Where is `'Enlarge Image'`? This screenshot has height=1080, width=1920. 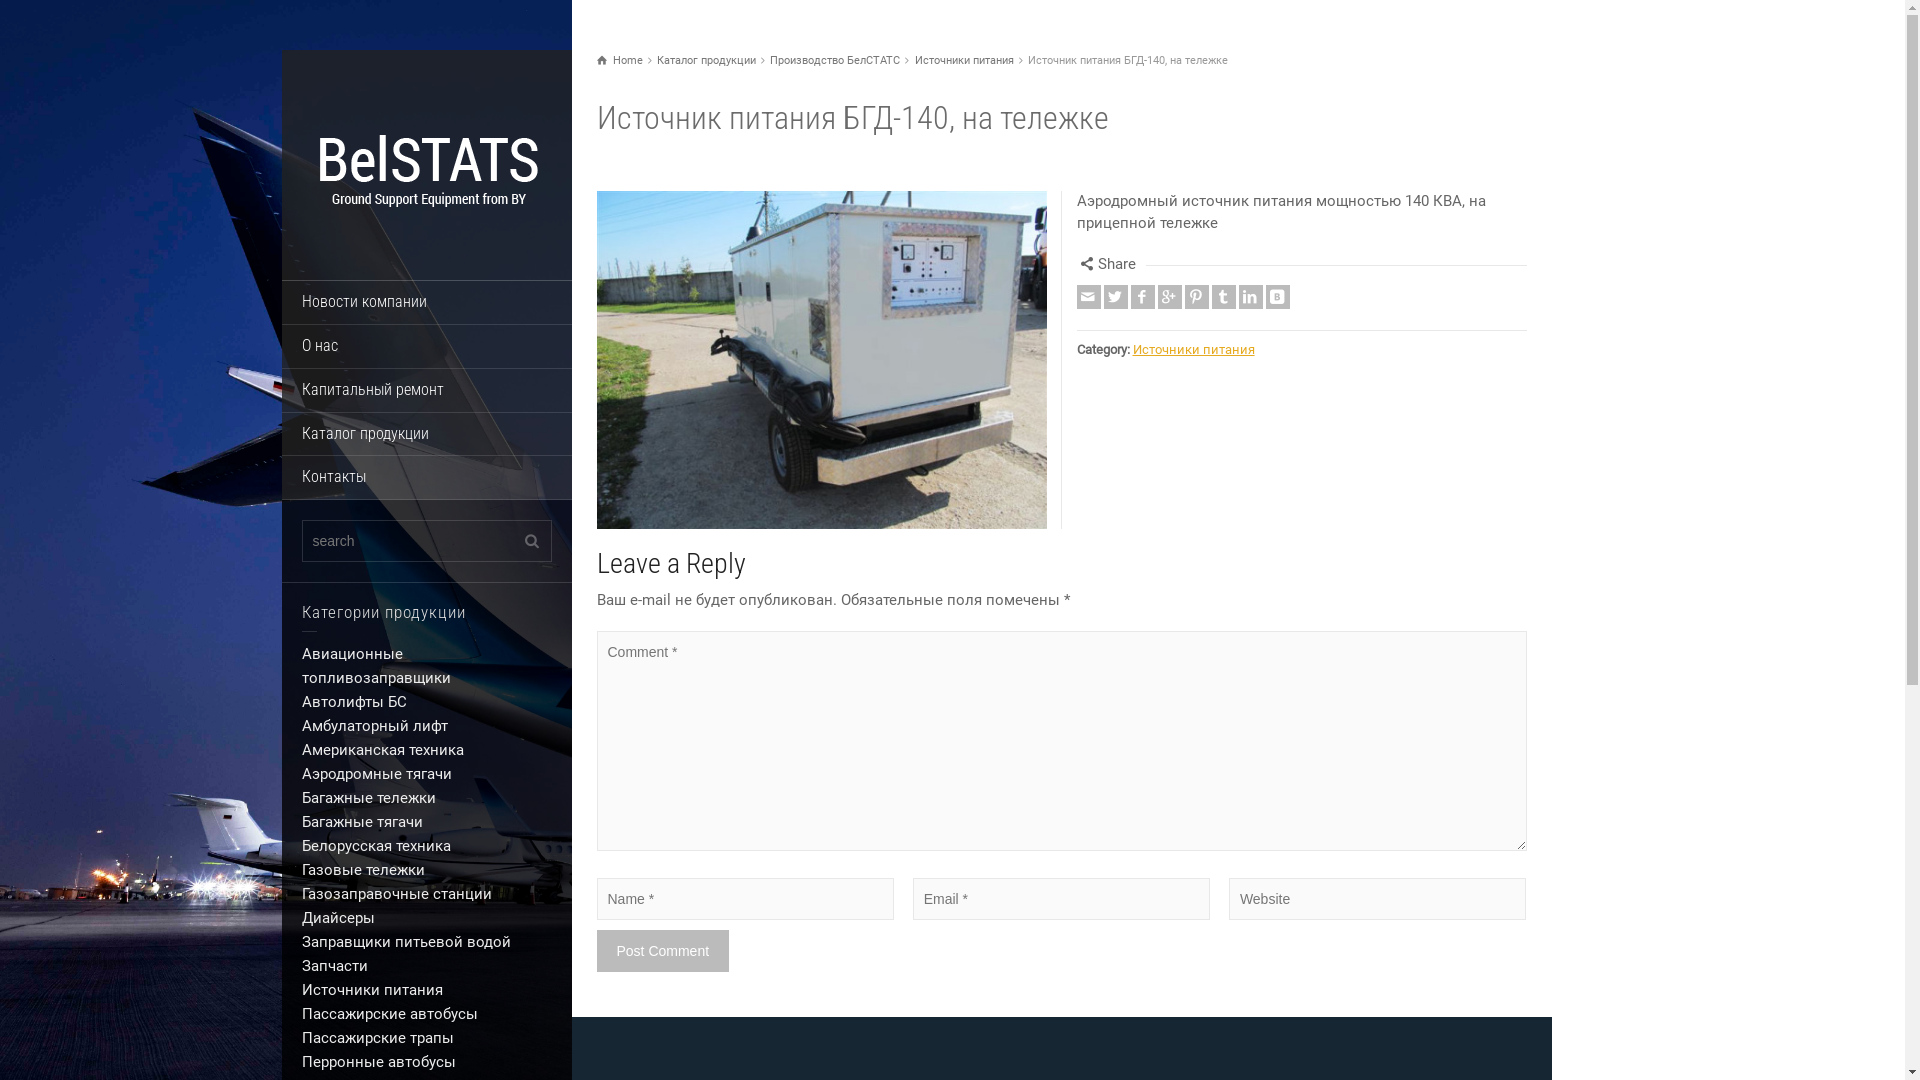
'Enlarge Image' is located at coordinates (820, 358).